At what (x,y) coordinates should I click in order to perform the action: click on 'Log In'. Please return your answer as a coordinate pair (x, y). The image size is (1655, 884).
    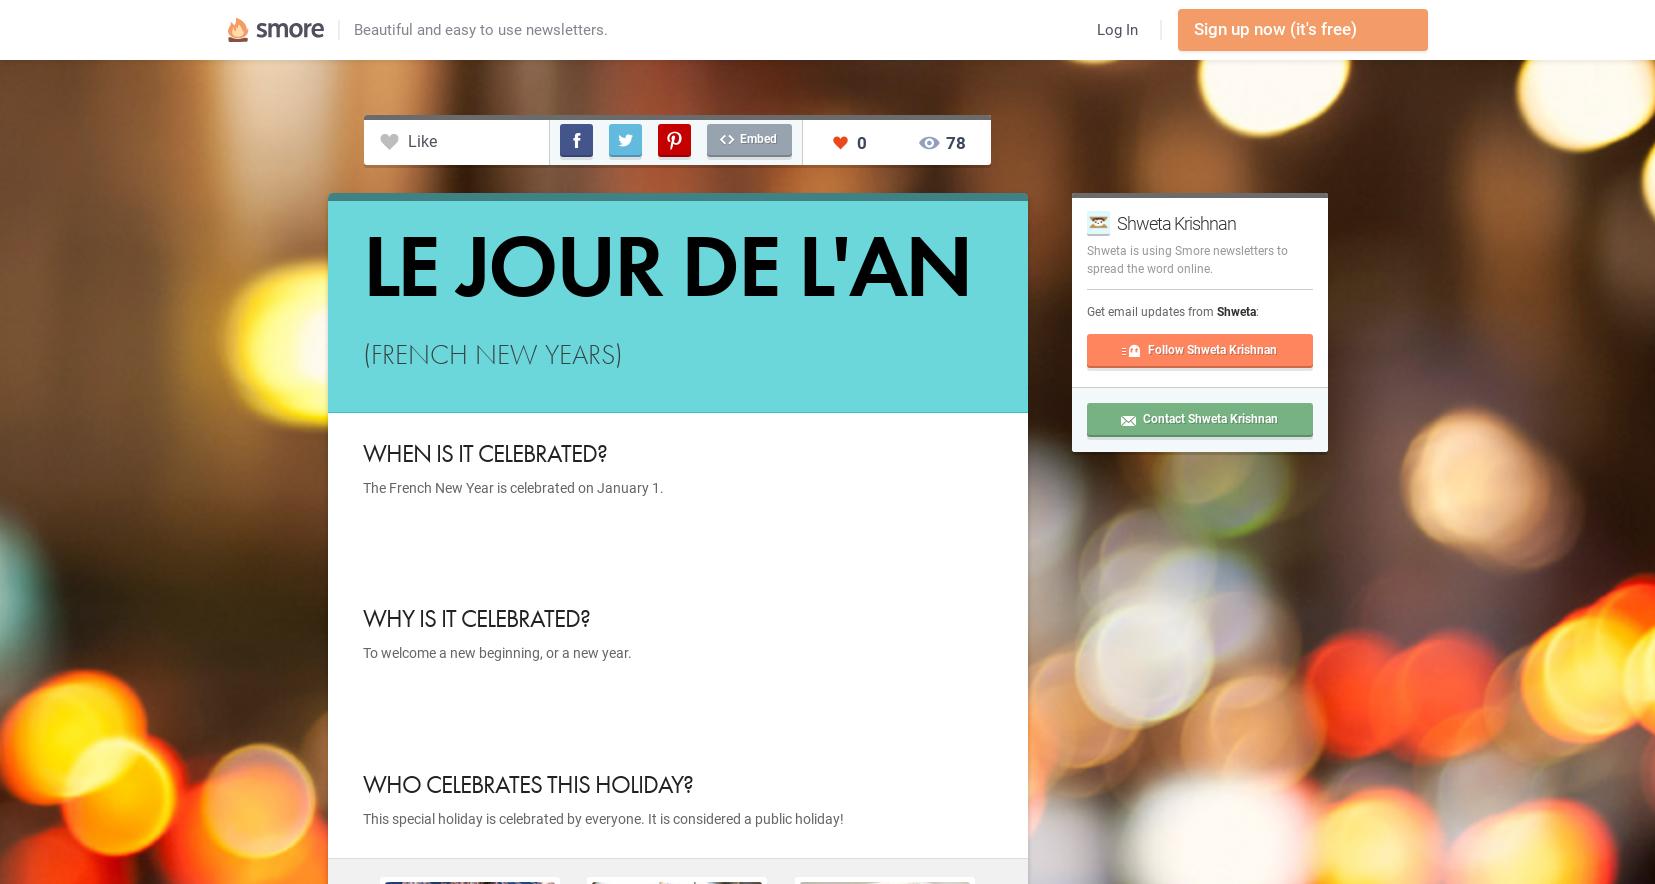
    Looking at the image, I should click on (1115, 29).